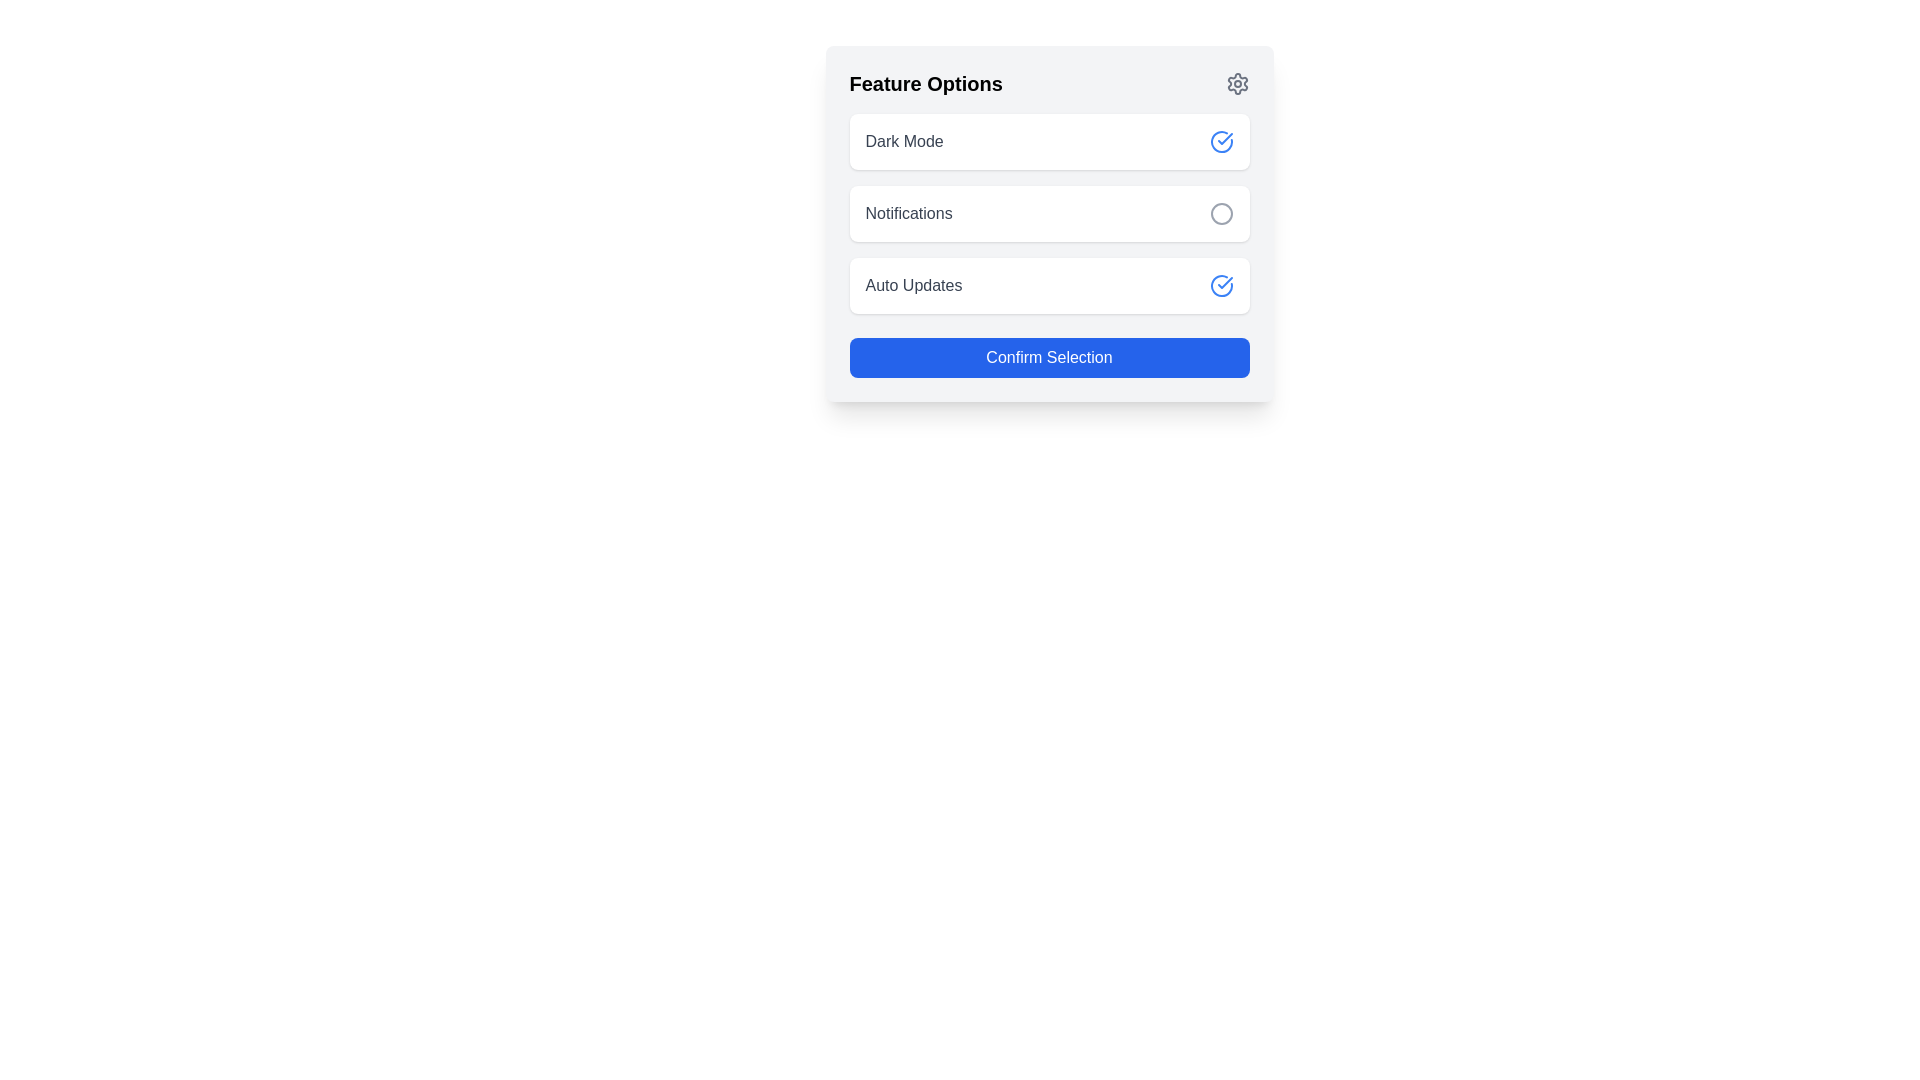 Image resolution: width=1920 pixels, height=1080 pixels. What do you see at coordinates (1220, 141) in the screenshot?
I see `the Dark Mode activation icon located to the right of the 'Dark Mode' text, which indicates the selection state of the feature` at bounding box center [1220, 141].